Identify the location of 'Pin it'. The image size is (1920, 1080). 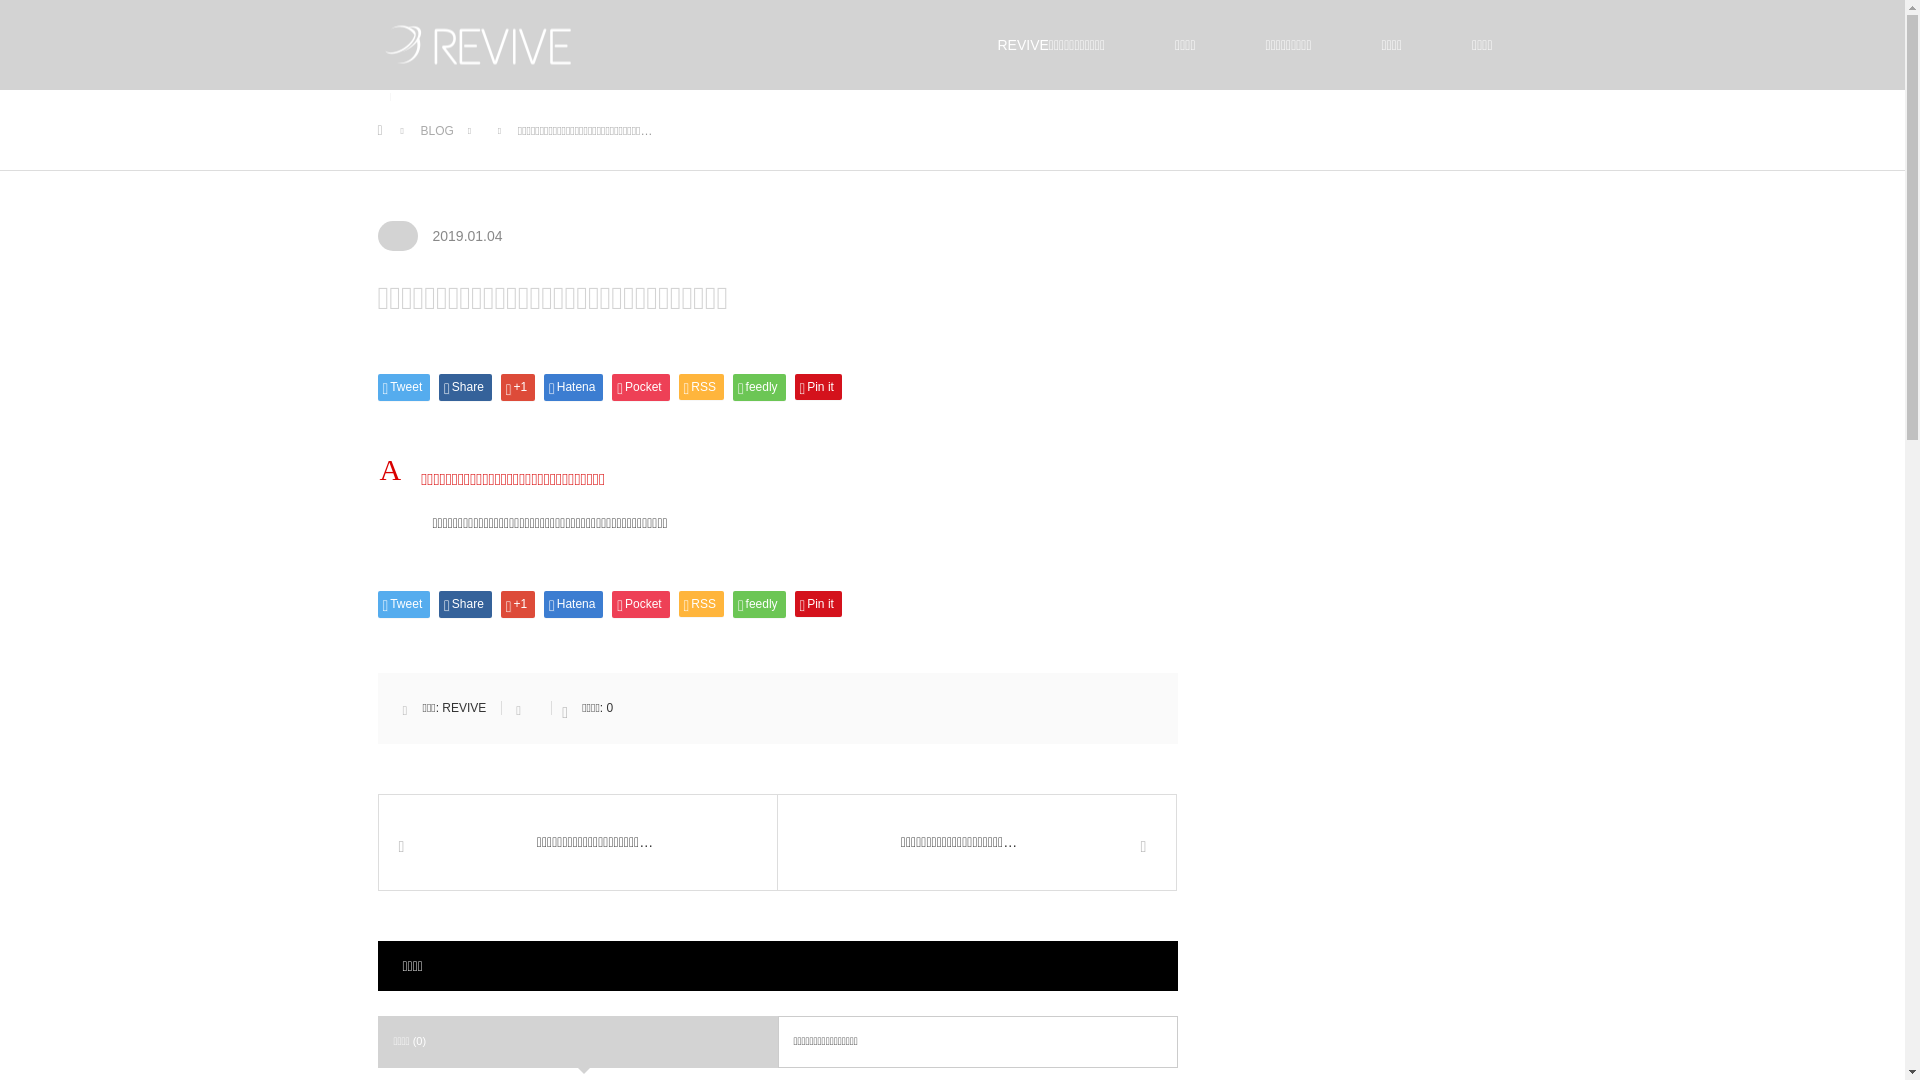
(817, 386).